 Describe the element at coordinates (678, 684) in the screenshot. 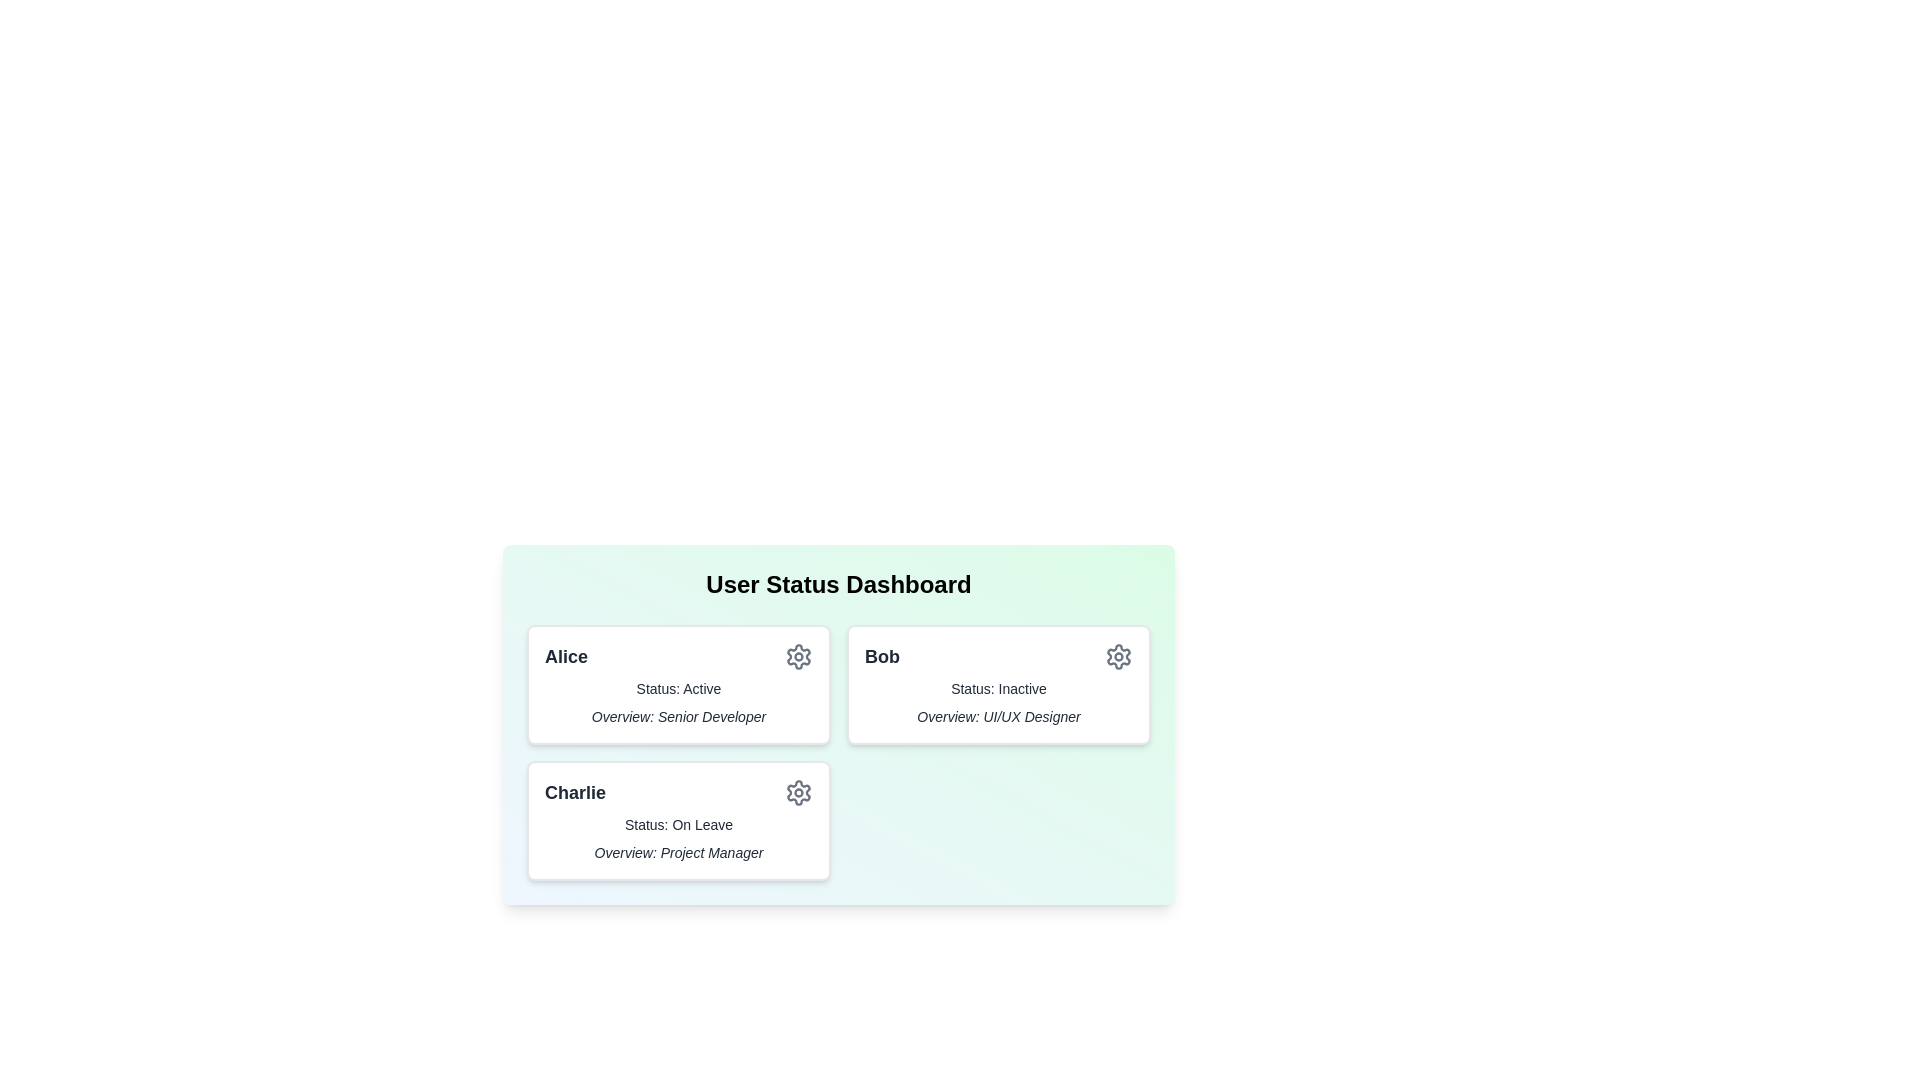

I see `the user card for Alice to toggle their selection` at that location.